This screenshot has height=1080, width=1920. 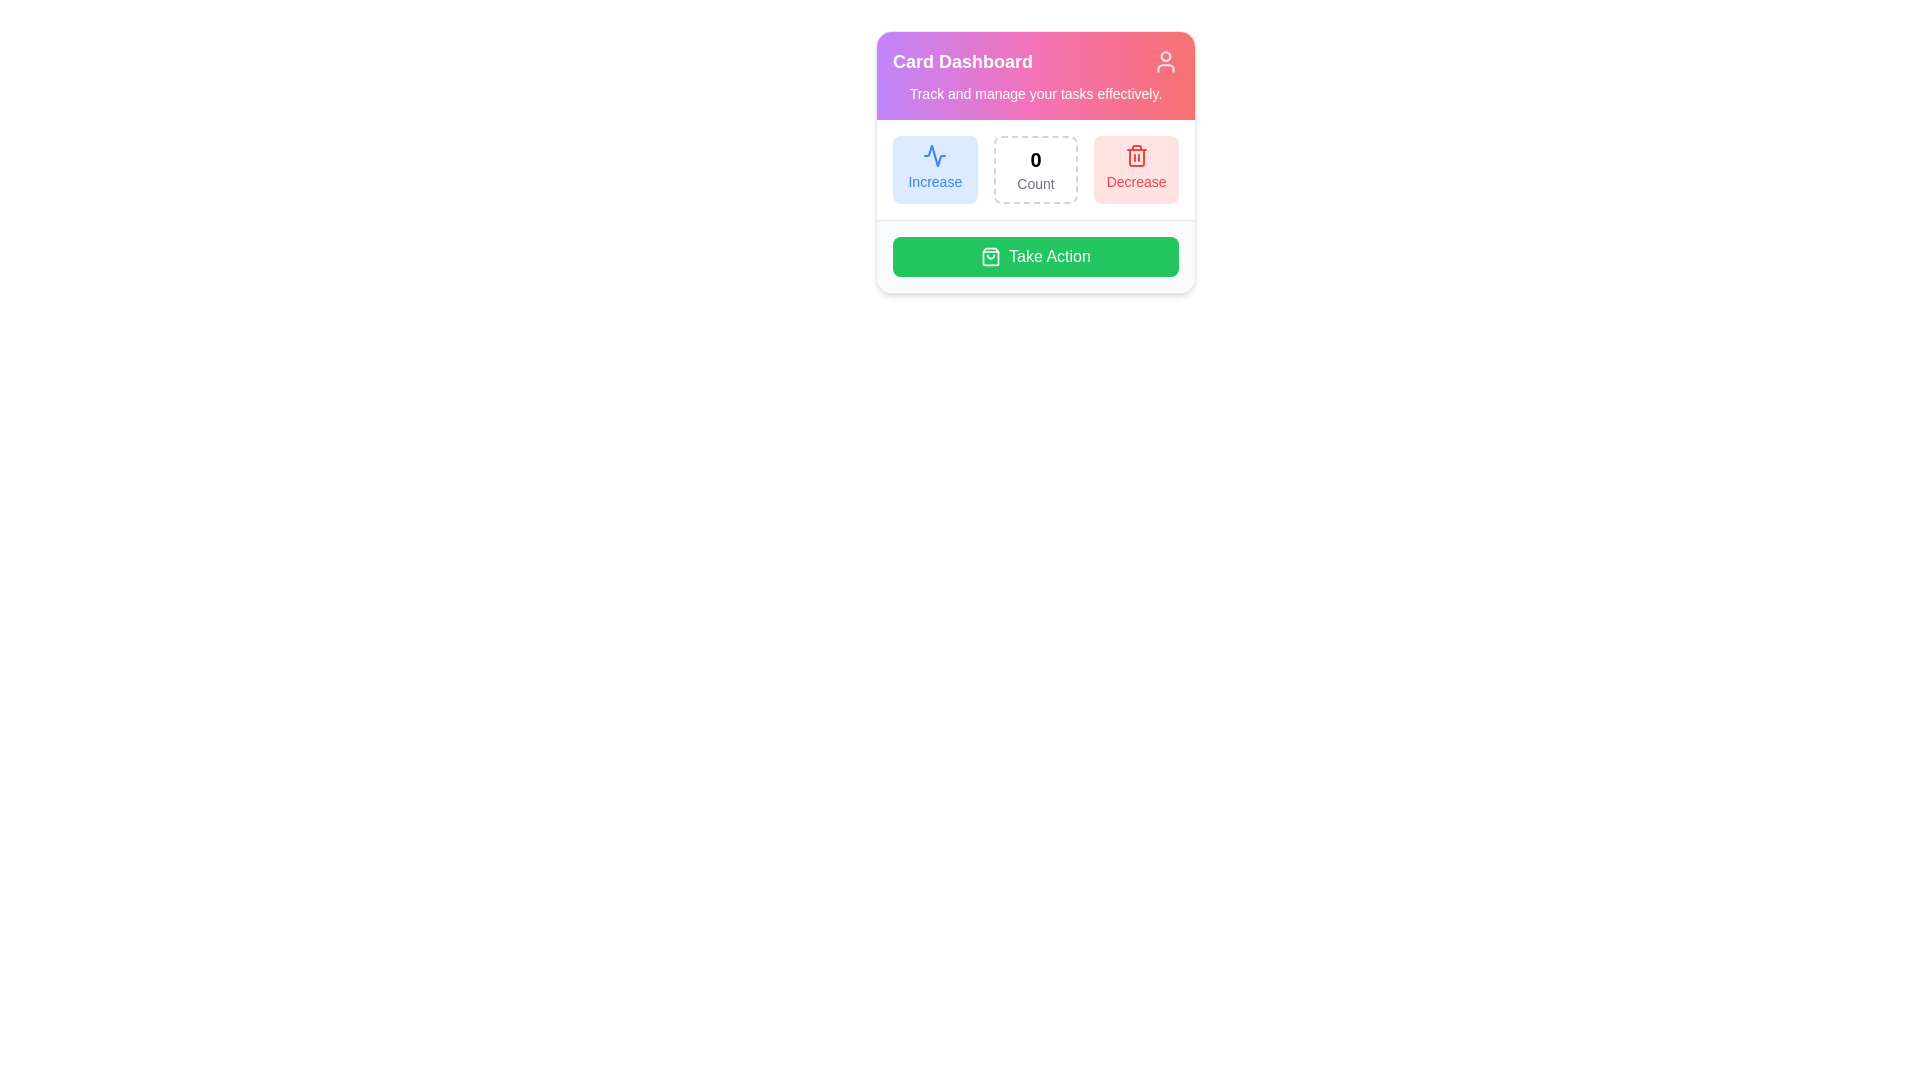 I want to click on the Text Display element that shows a bold '0' with a smaller 'Count' text below it, located between the blue 'Increase' button and the red 'Decrease' button, so click(x=1036, y=168).